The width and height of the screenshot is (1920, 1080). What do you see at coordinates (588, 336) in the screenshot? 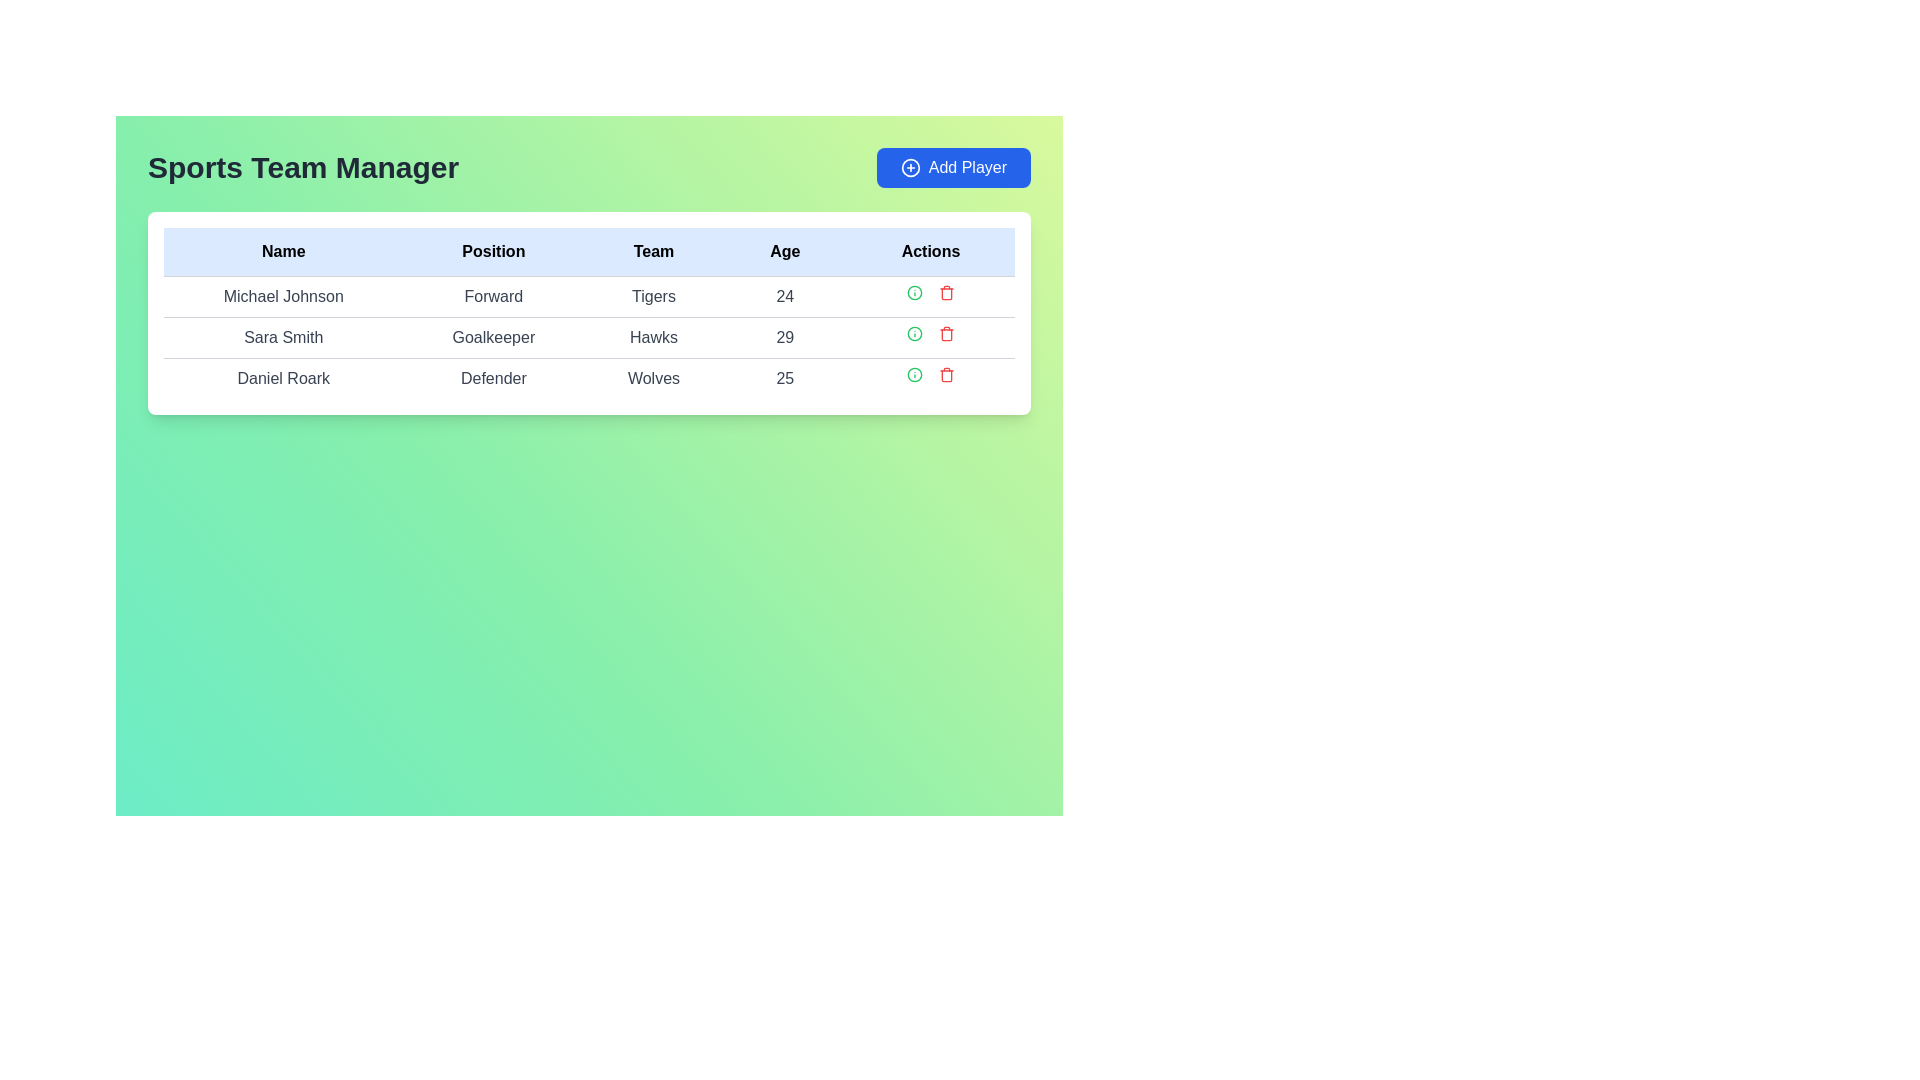
I see `the player represented` at bounding box center [588, 336].